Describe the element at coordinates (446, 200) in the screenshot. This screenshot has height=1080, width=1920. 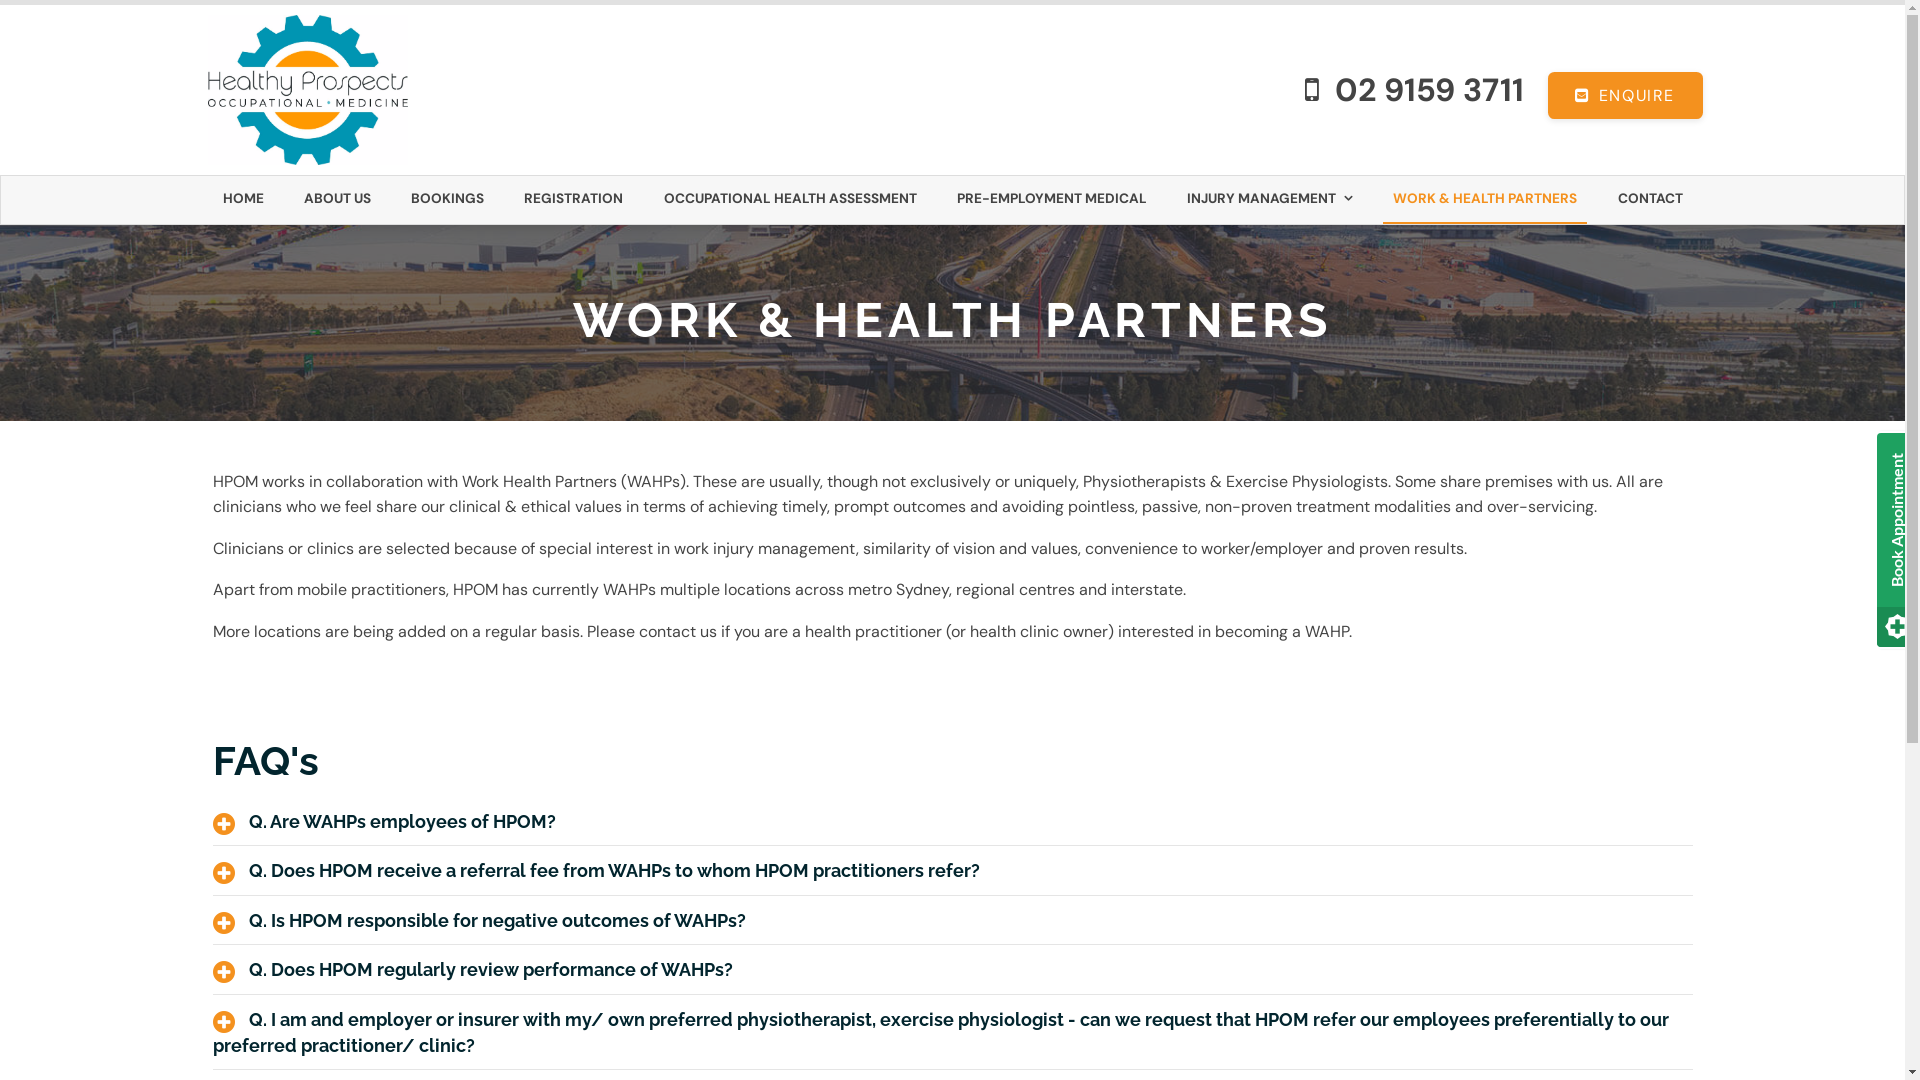
I see `'BOOKINGS'` at that location.